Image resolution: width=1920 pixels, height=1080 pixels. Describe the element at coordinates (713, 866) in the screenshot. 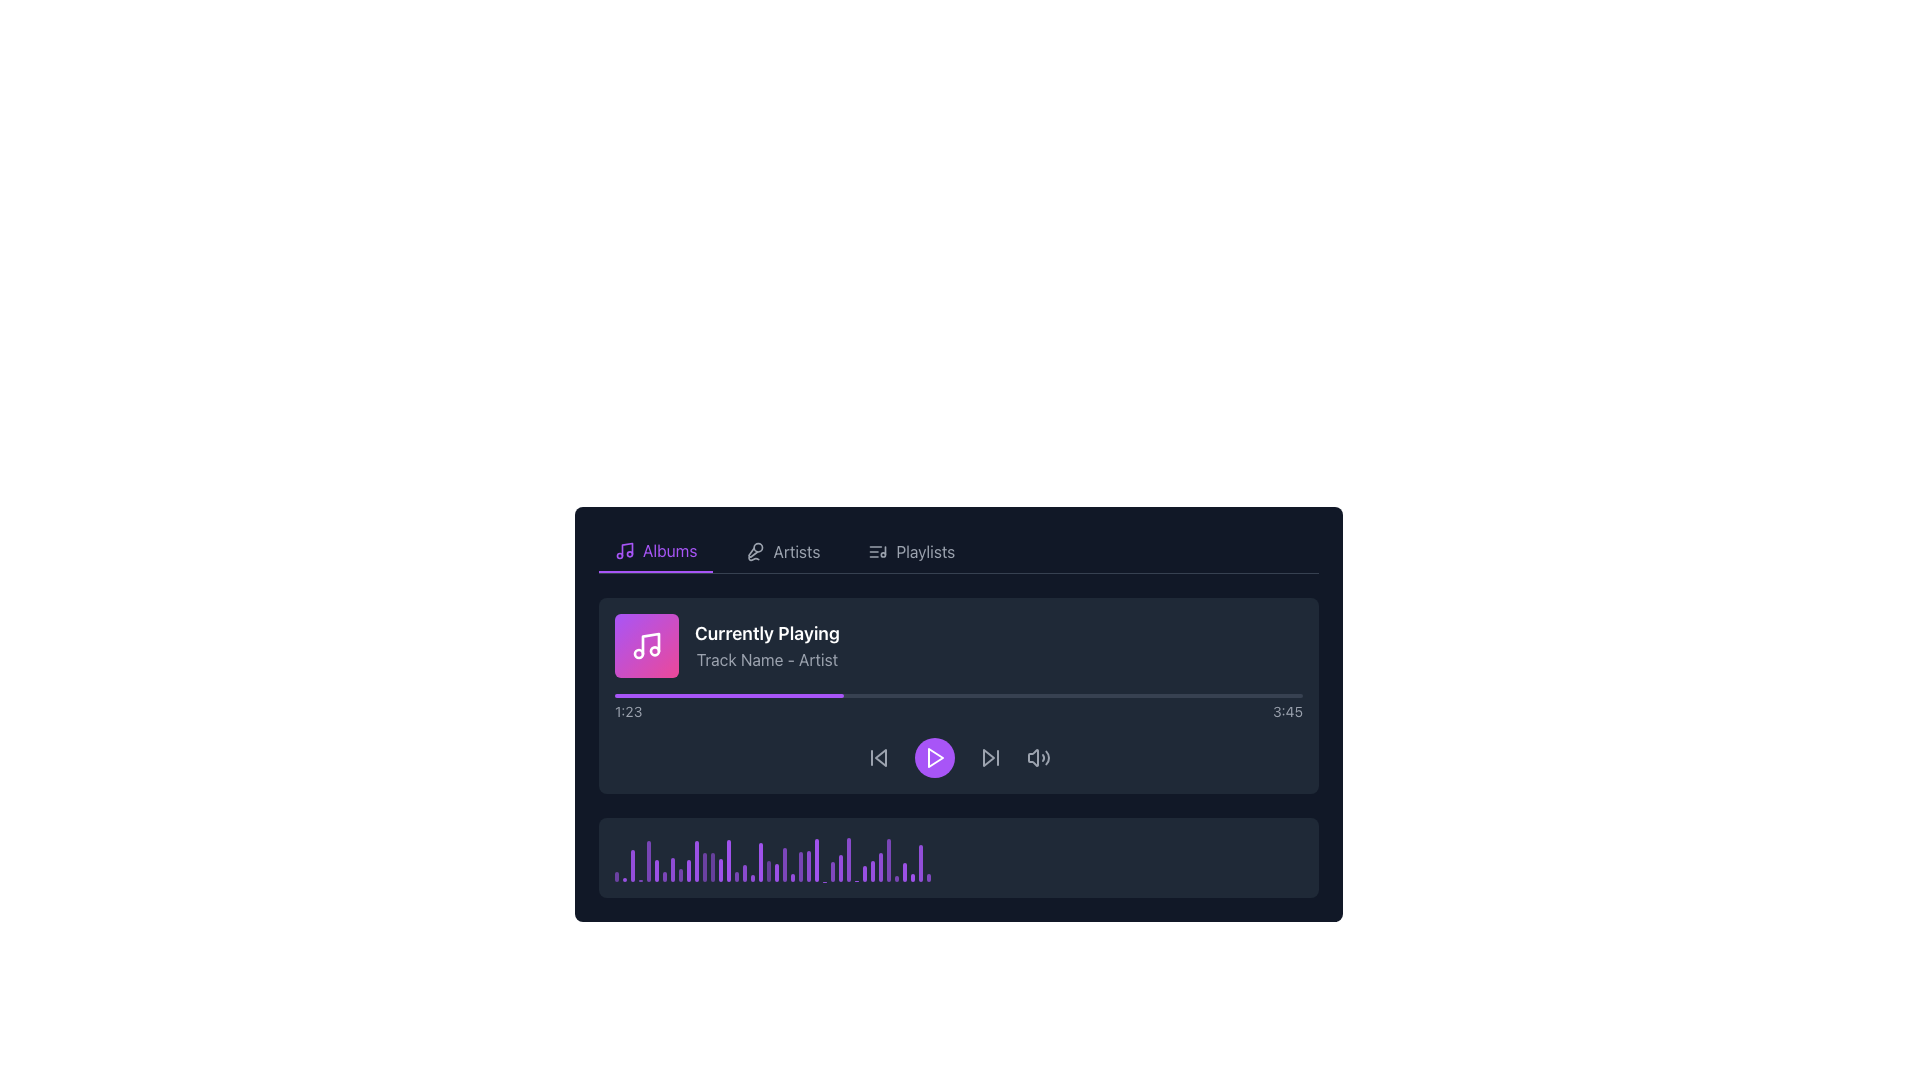

I see `the 13th vertical bar in the histogram-like visualization that represents a data point within a grid-like structure at the bottom section of the interface` at that location.